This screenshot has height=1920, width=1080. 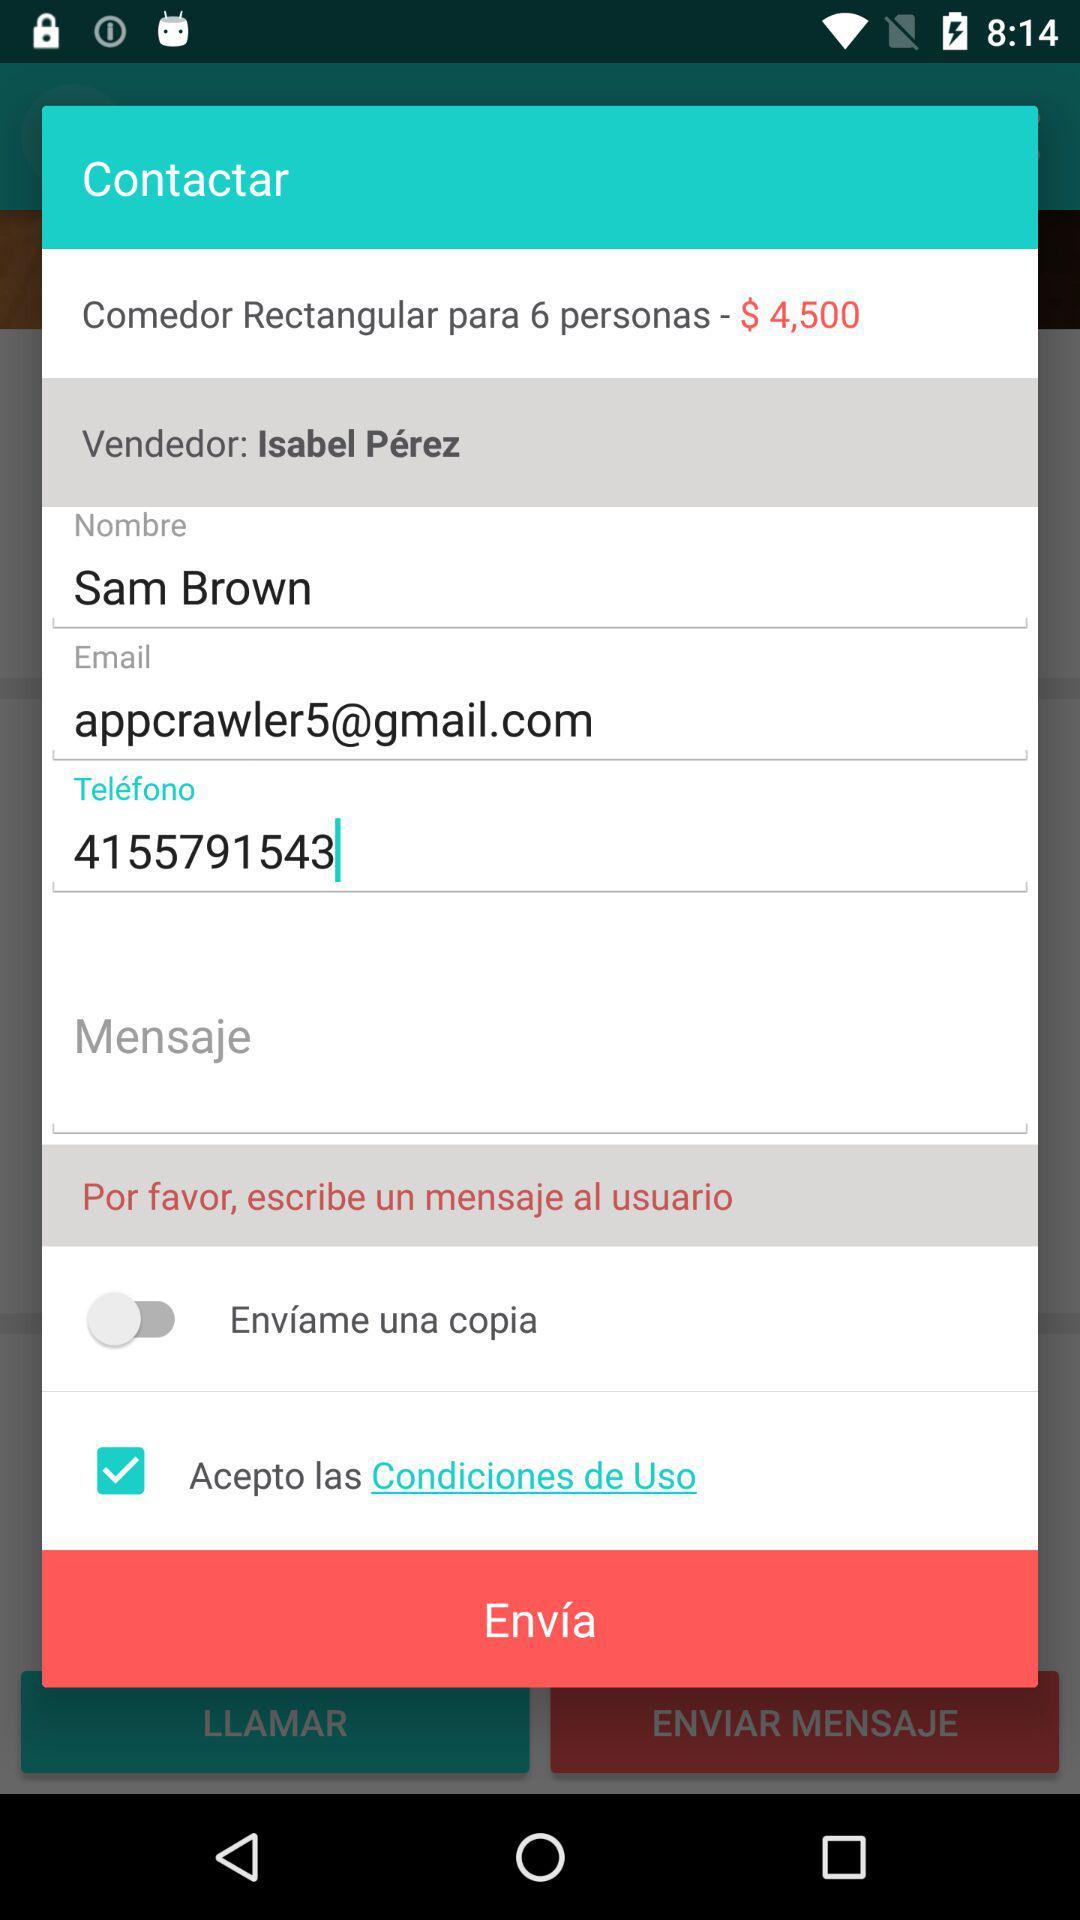 What do you see at coordinates (540, 1037) in the screenshot?
I see `the item above the por favor escribe icon` at bounding box center [540, 1037].